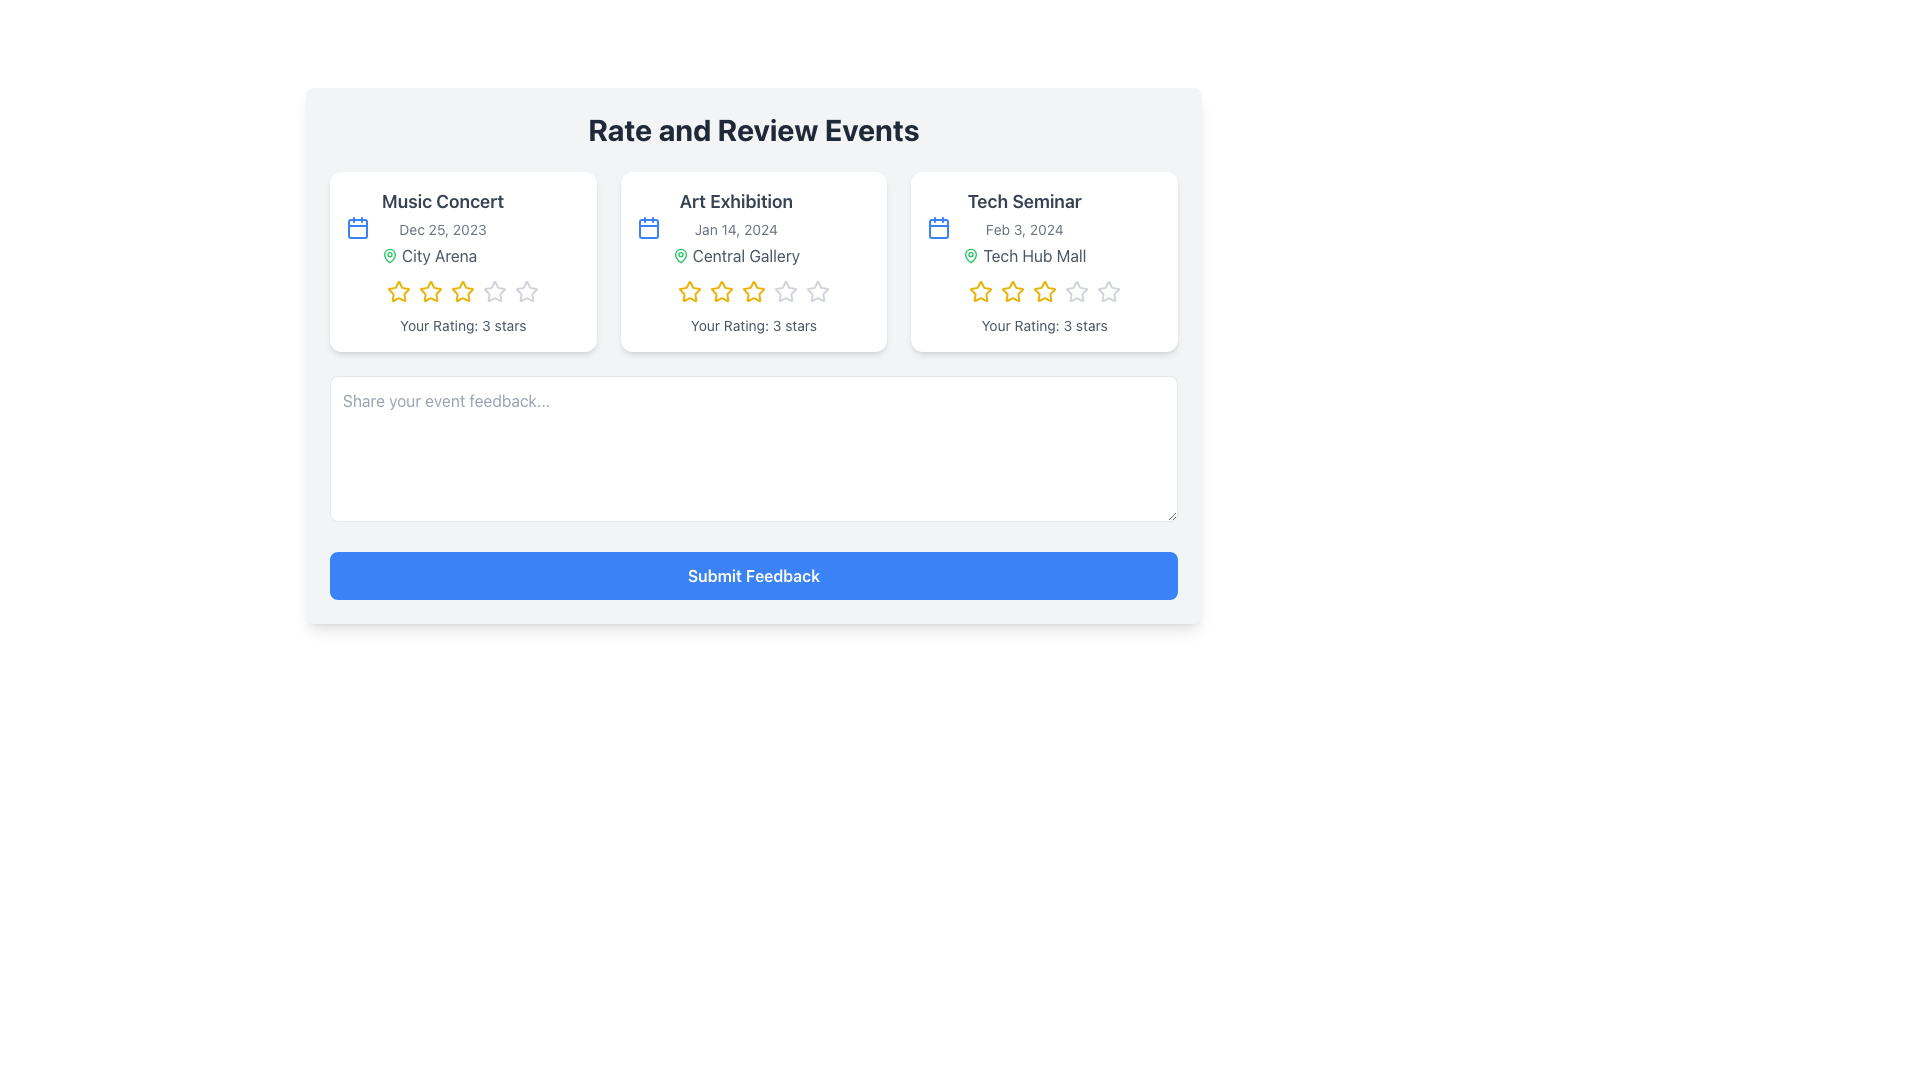 This screenshot has height=1080, width=1920. What do you see at coordinates (399, 292) in the screenshot?
I see `the first yellow star icon in the rating system under the 'Music Concert' card to interactively rate the event` at bounding box center [399, 292].